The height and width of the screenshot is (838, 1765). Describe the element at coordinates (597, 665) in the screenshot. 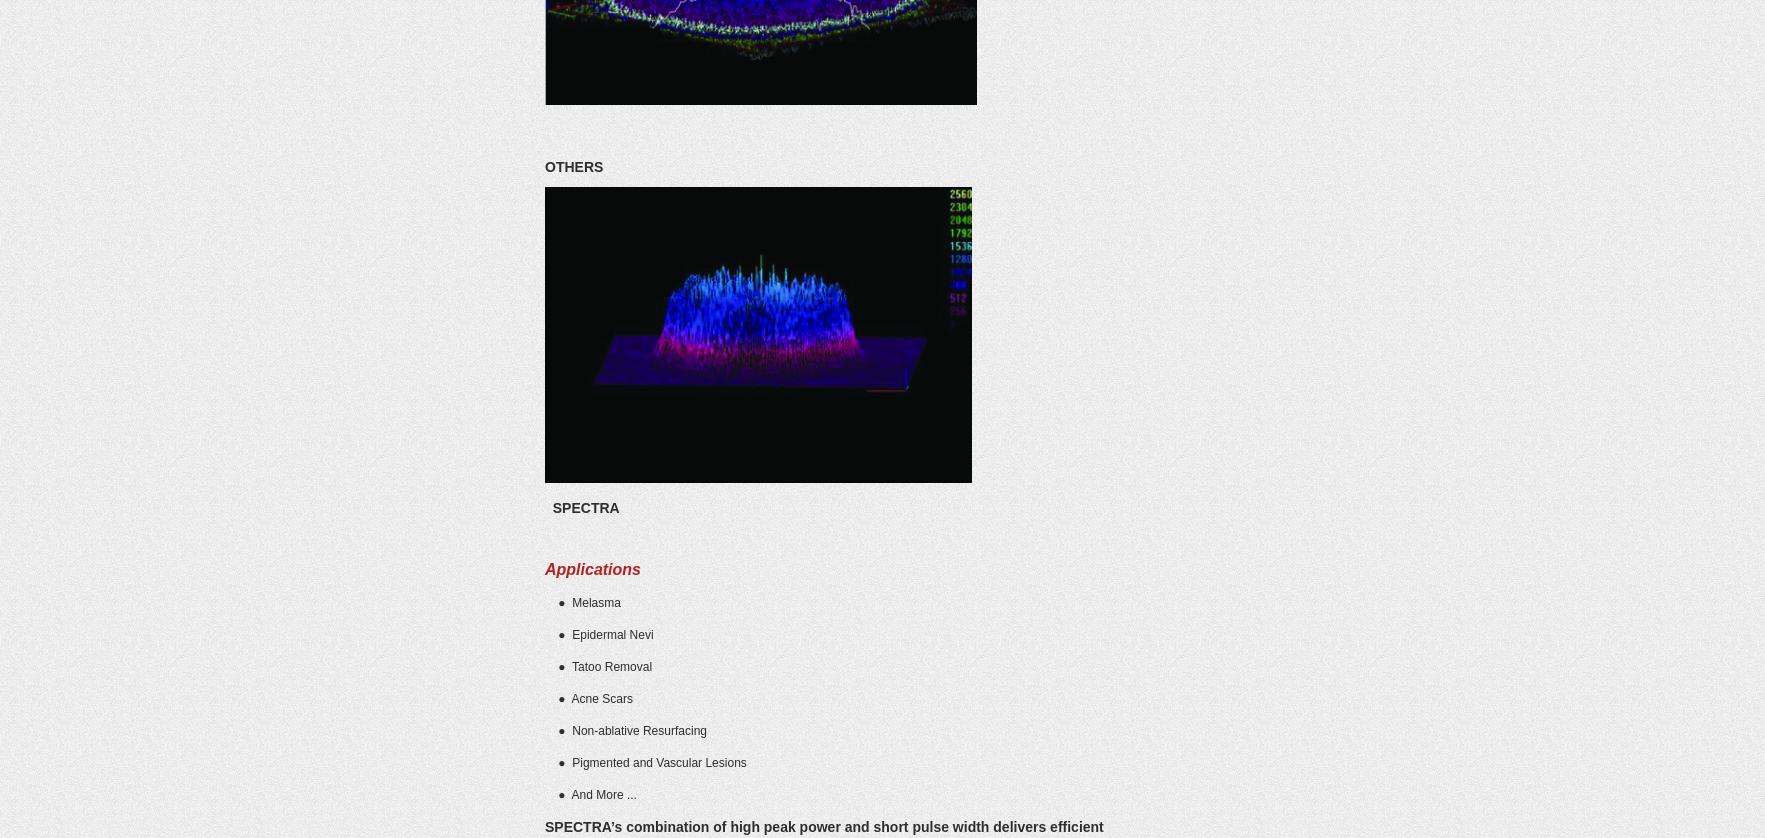

I see `'●  Tatoo Removal'` at that location.